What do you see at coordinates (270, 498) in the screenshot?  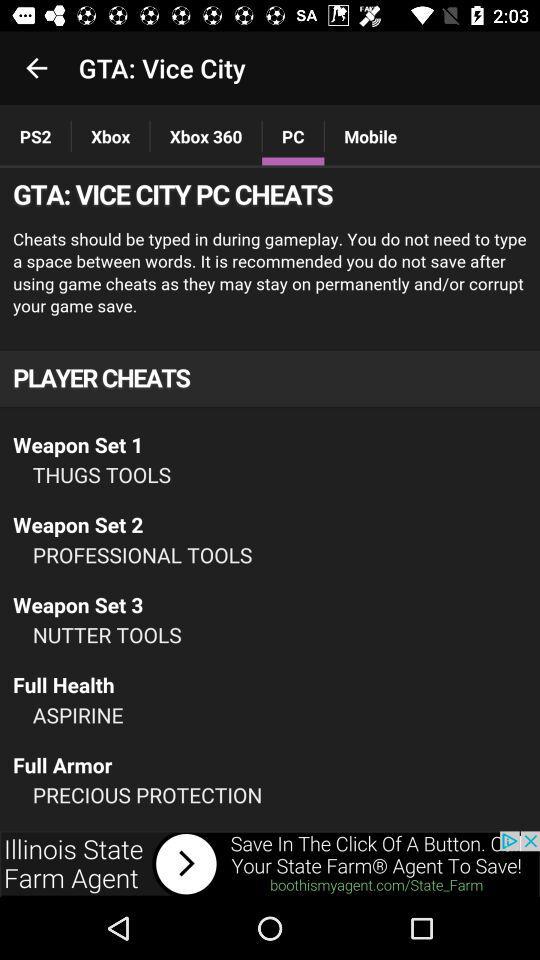 I see `advertisement` at bounding box center [270, 498].